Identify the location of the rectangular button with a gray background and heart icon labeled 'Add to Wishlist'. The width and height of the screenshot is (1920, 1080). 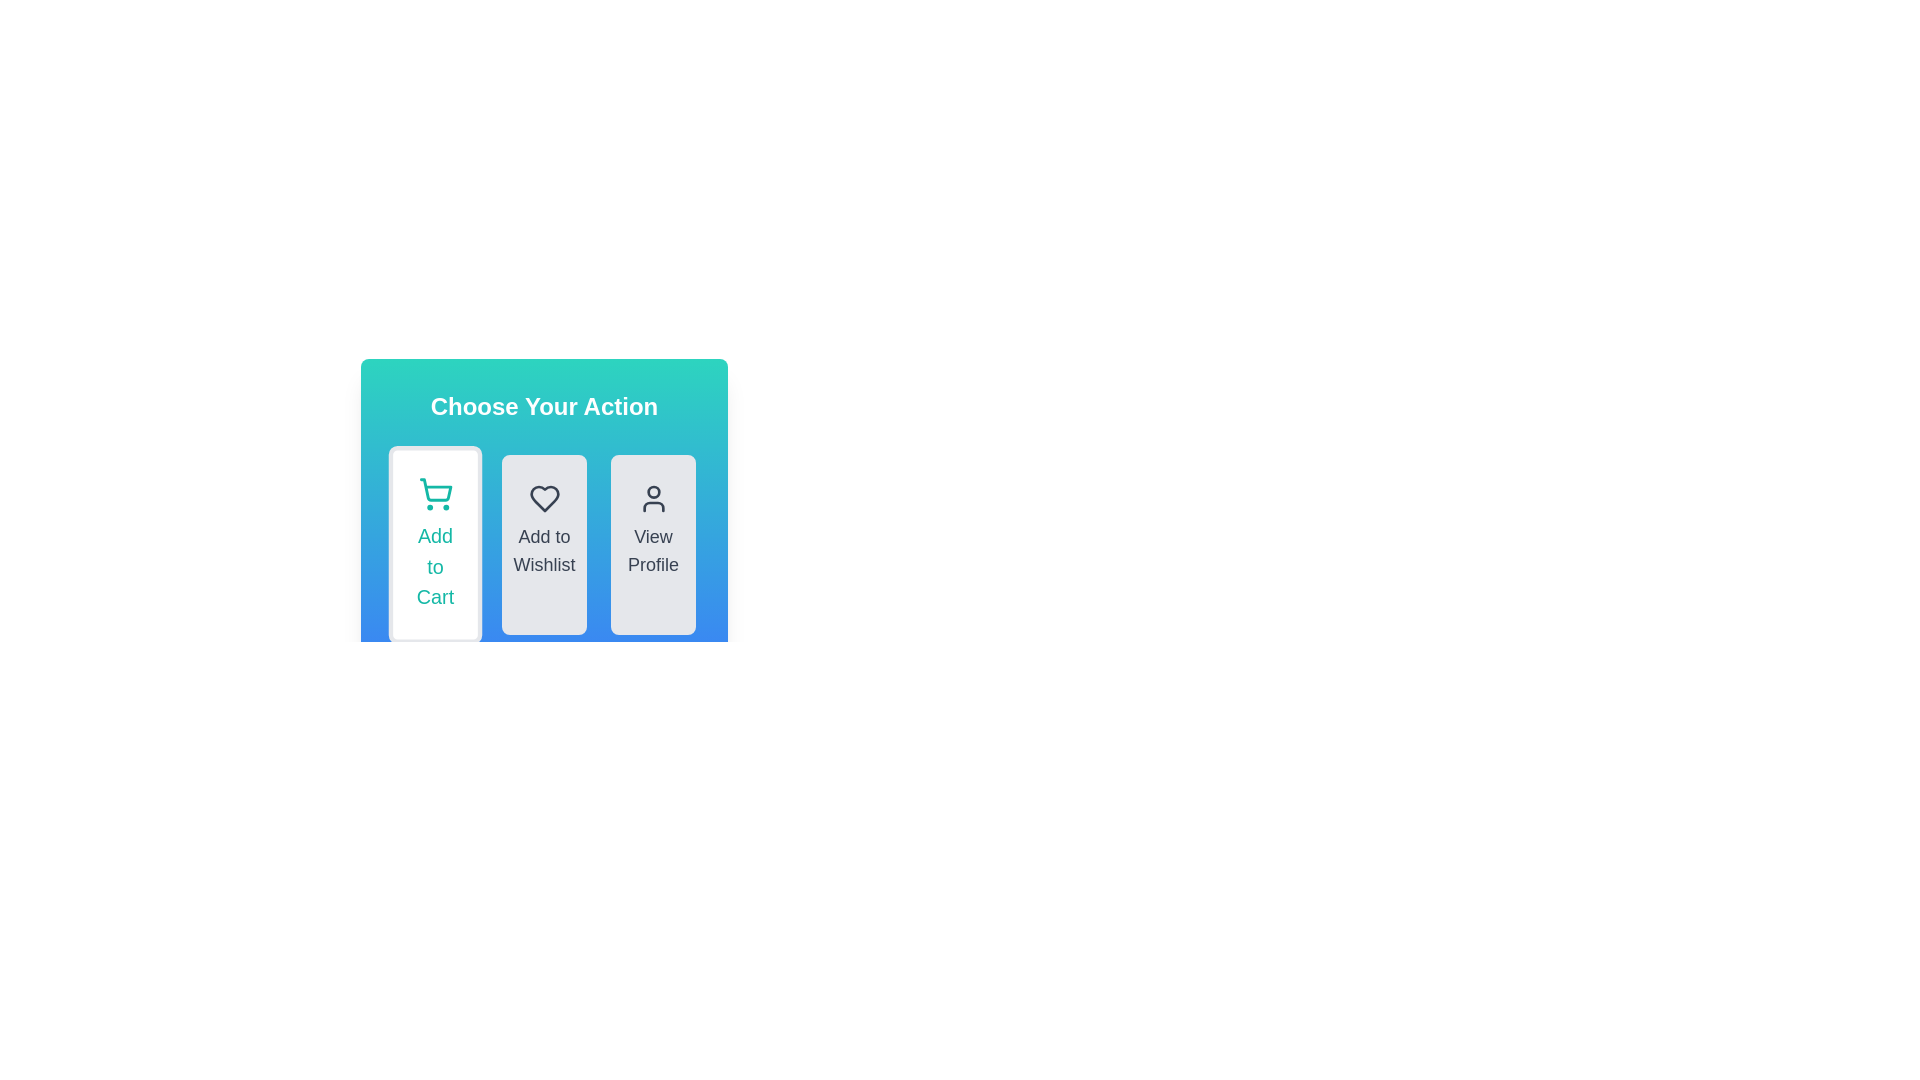
(544, 512).